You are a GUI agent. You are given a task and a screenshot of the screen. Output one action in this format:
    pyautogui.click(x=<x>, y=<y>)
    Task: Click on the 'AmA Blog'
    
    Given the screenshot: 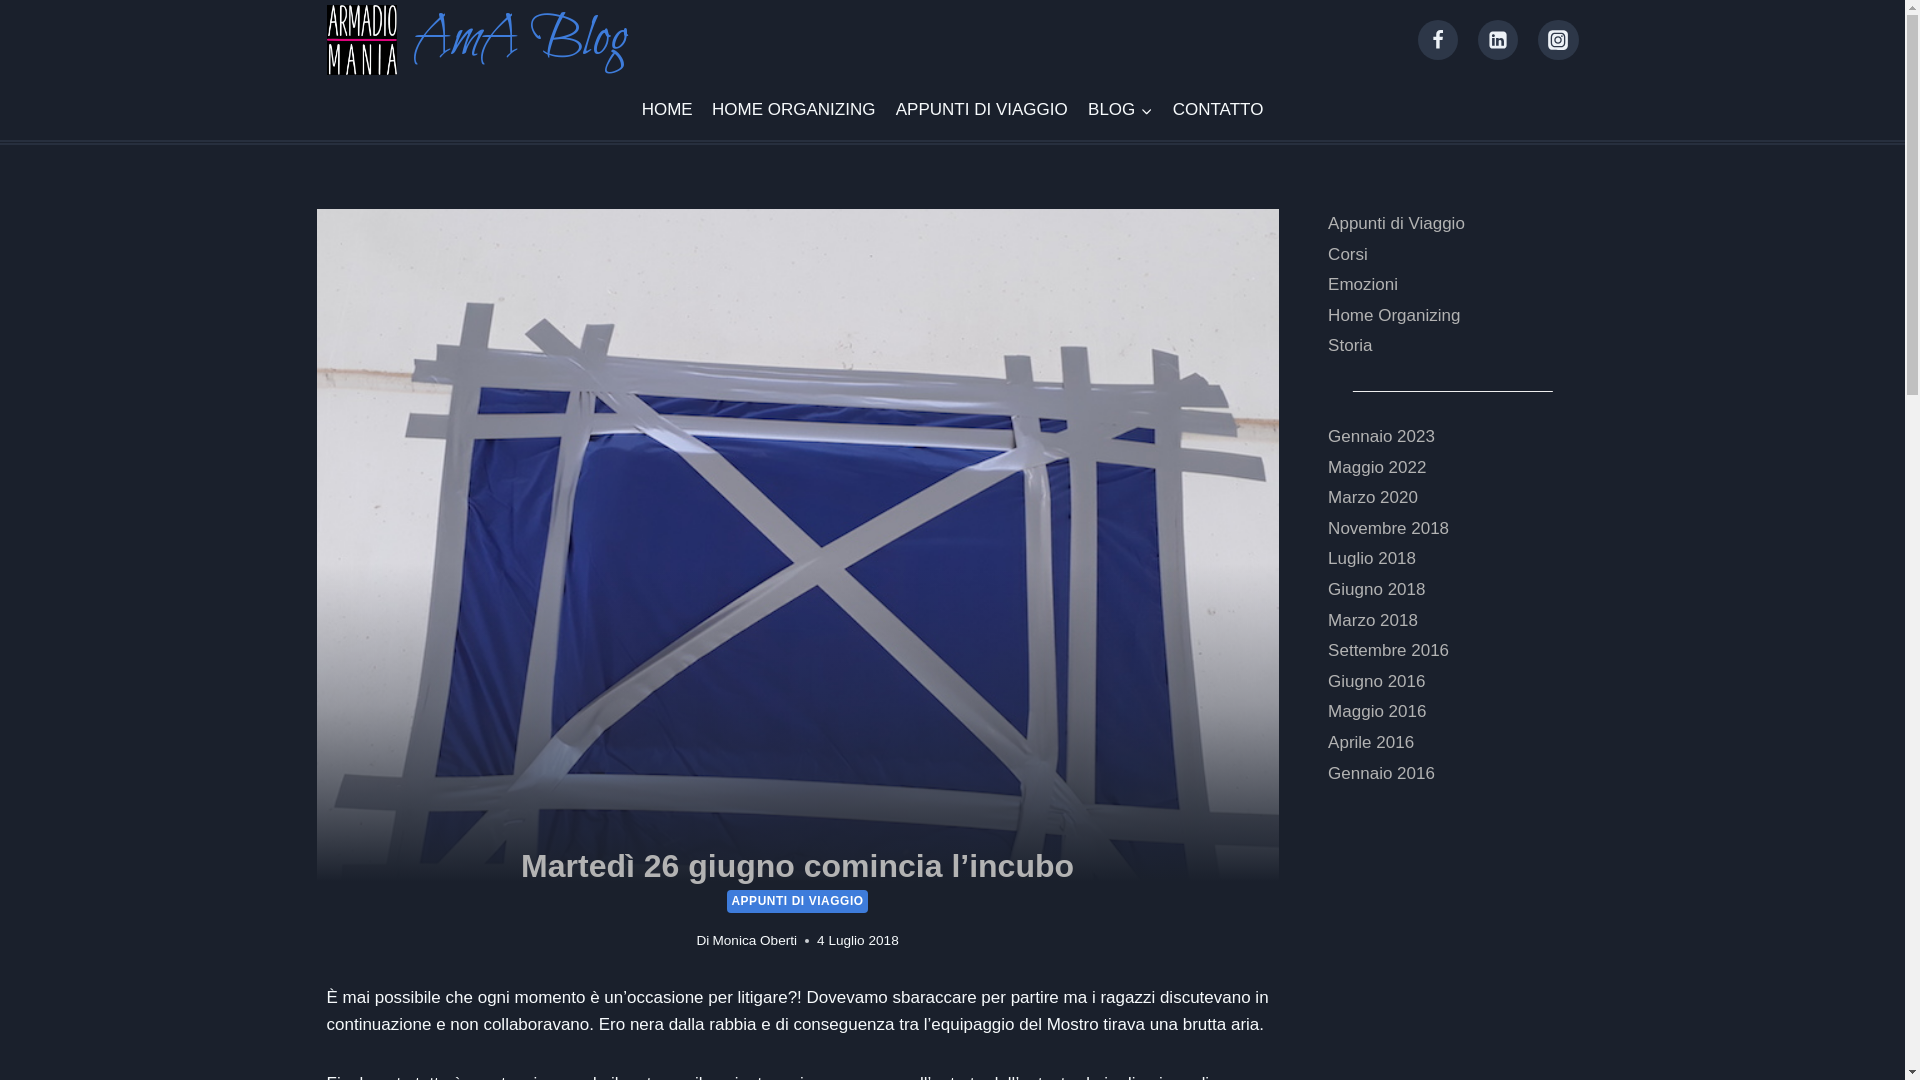 What is the action you would take?
    pyautogui.click(x=475, y=39)
    